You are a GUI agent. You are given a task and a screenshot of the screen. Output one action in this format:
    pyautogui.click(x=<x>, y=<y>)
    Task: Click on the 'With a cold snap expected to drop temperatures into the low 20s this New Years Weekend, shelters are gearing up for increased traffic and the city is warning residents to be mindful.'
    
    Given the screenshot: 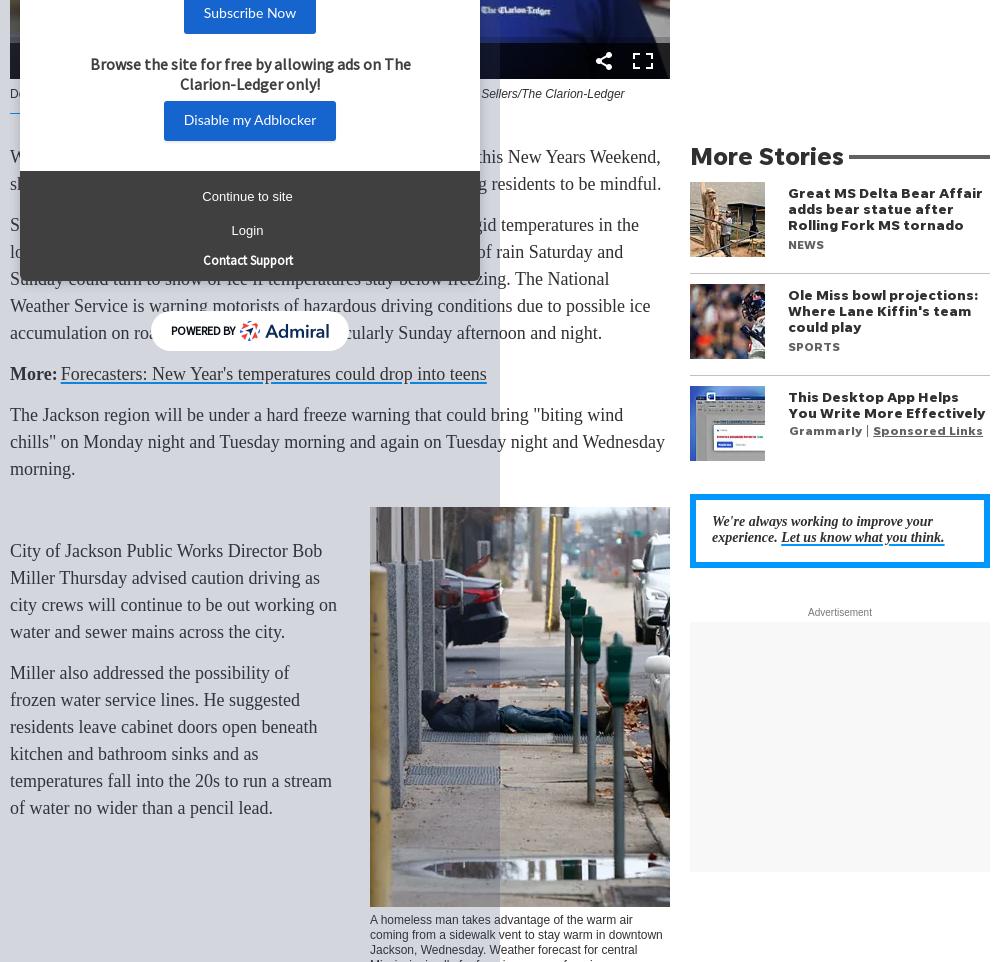 What is the action you would take?
    pyautogui.click(x=336, y=170)
    